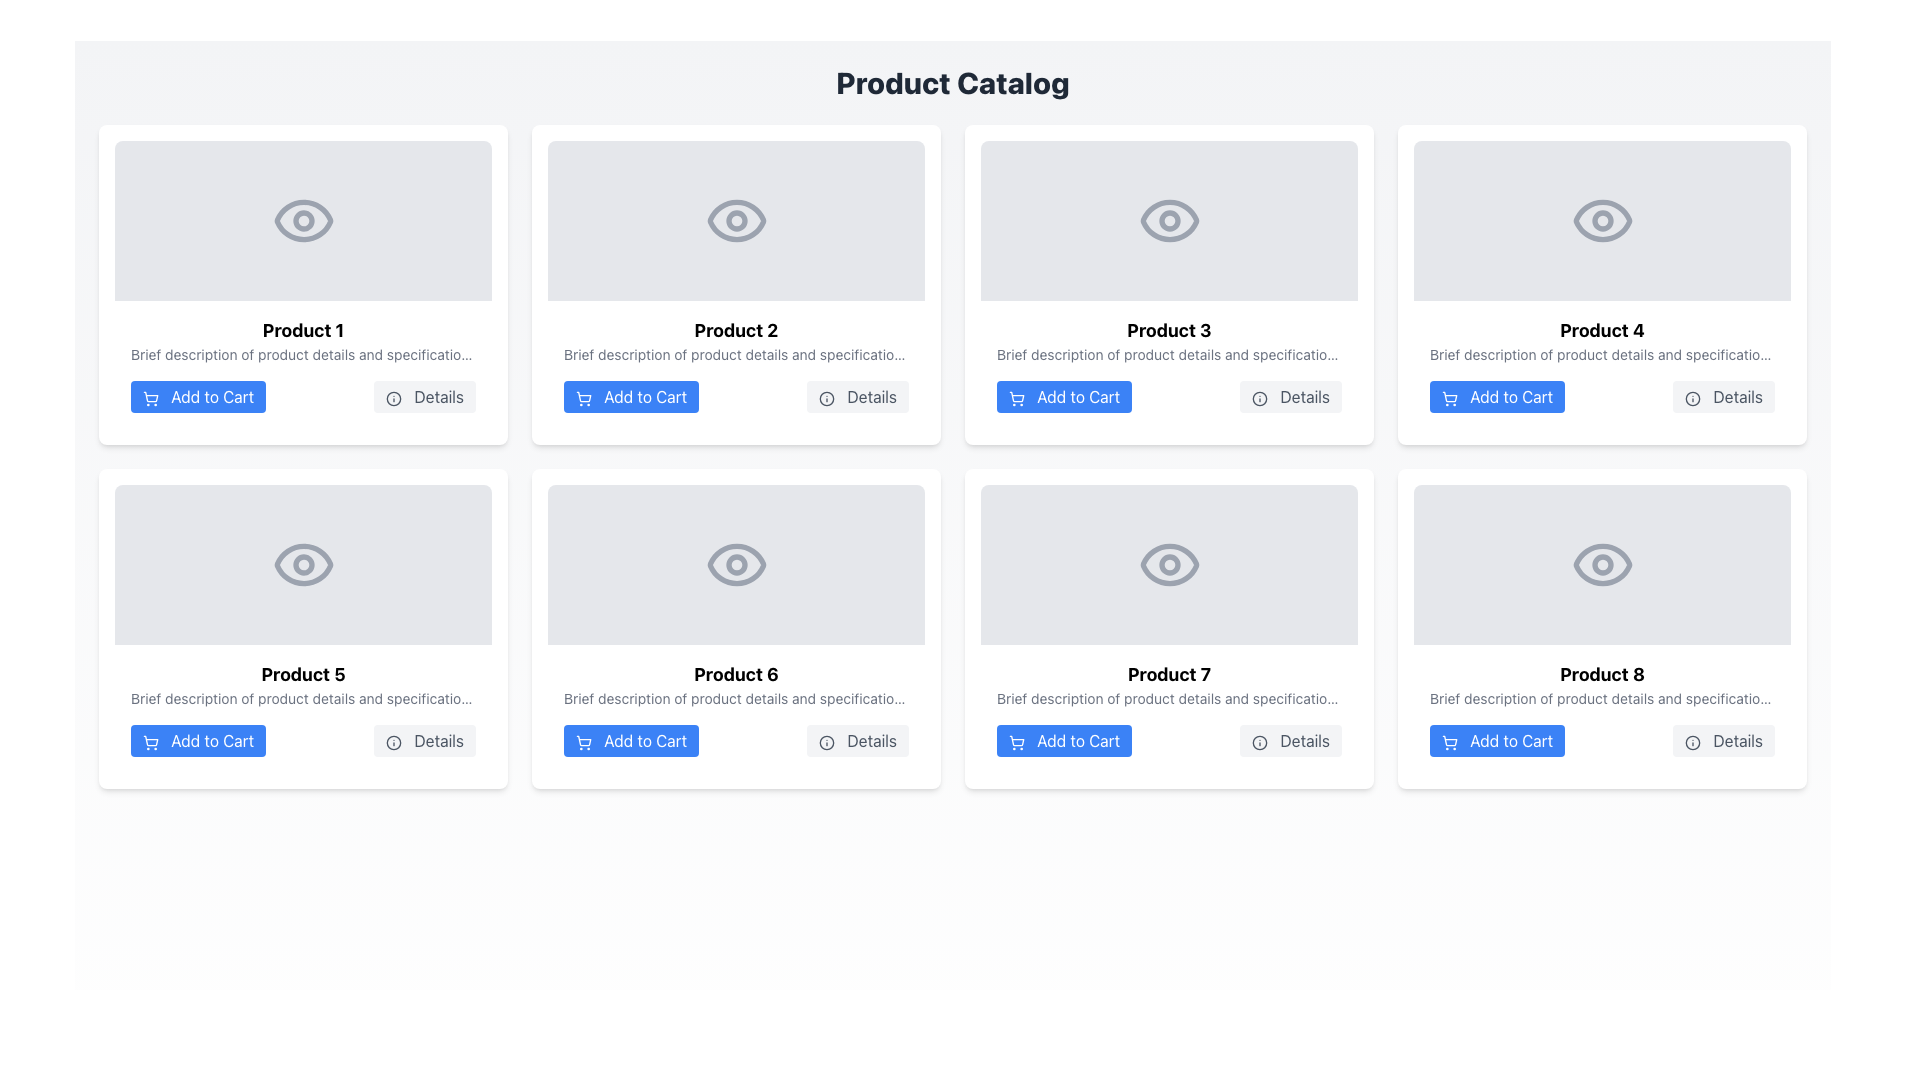  I want to click on the Text label displaying the product description for Product 6, located between the title 'Product 6' and the action button group, so click(735, 697).